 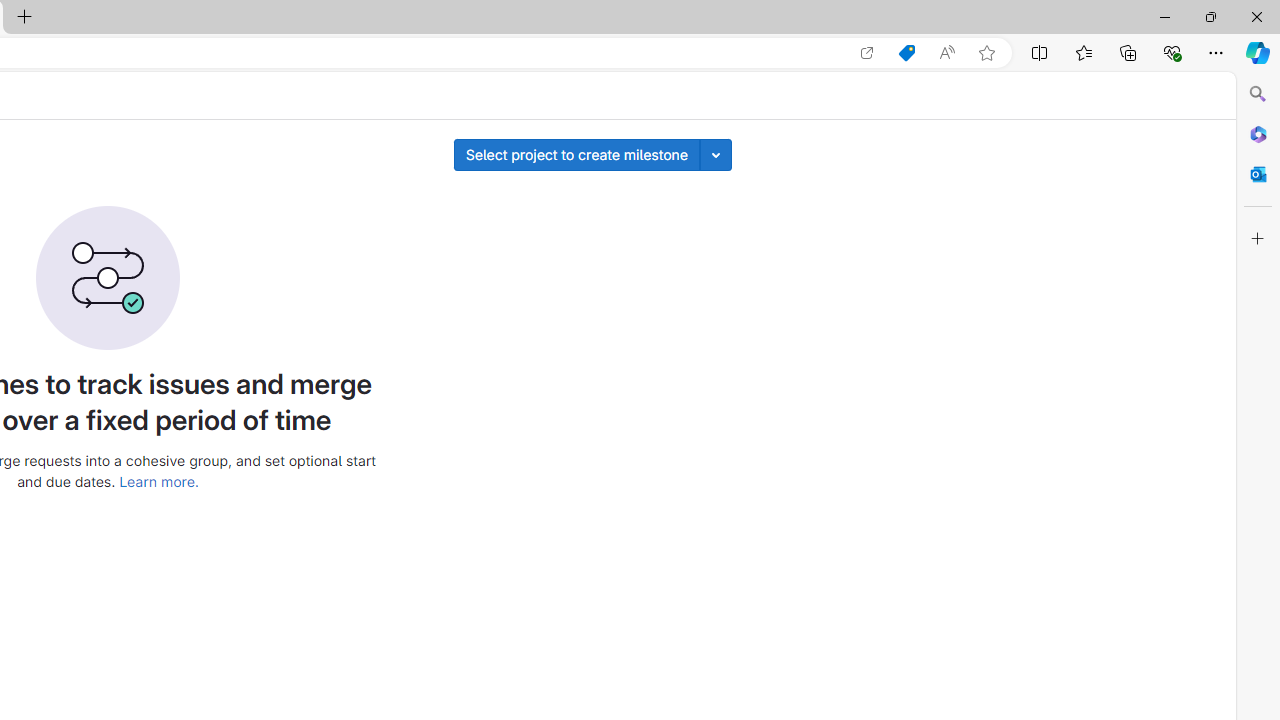 I want to click on 'Select project to create milestone', so click(x=575, y=153).